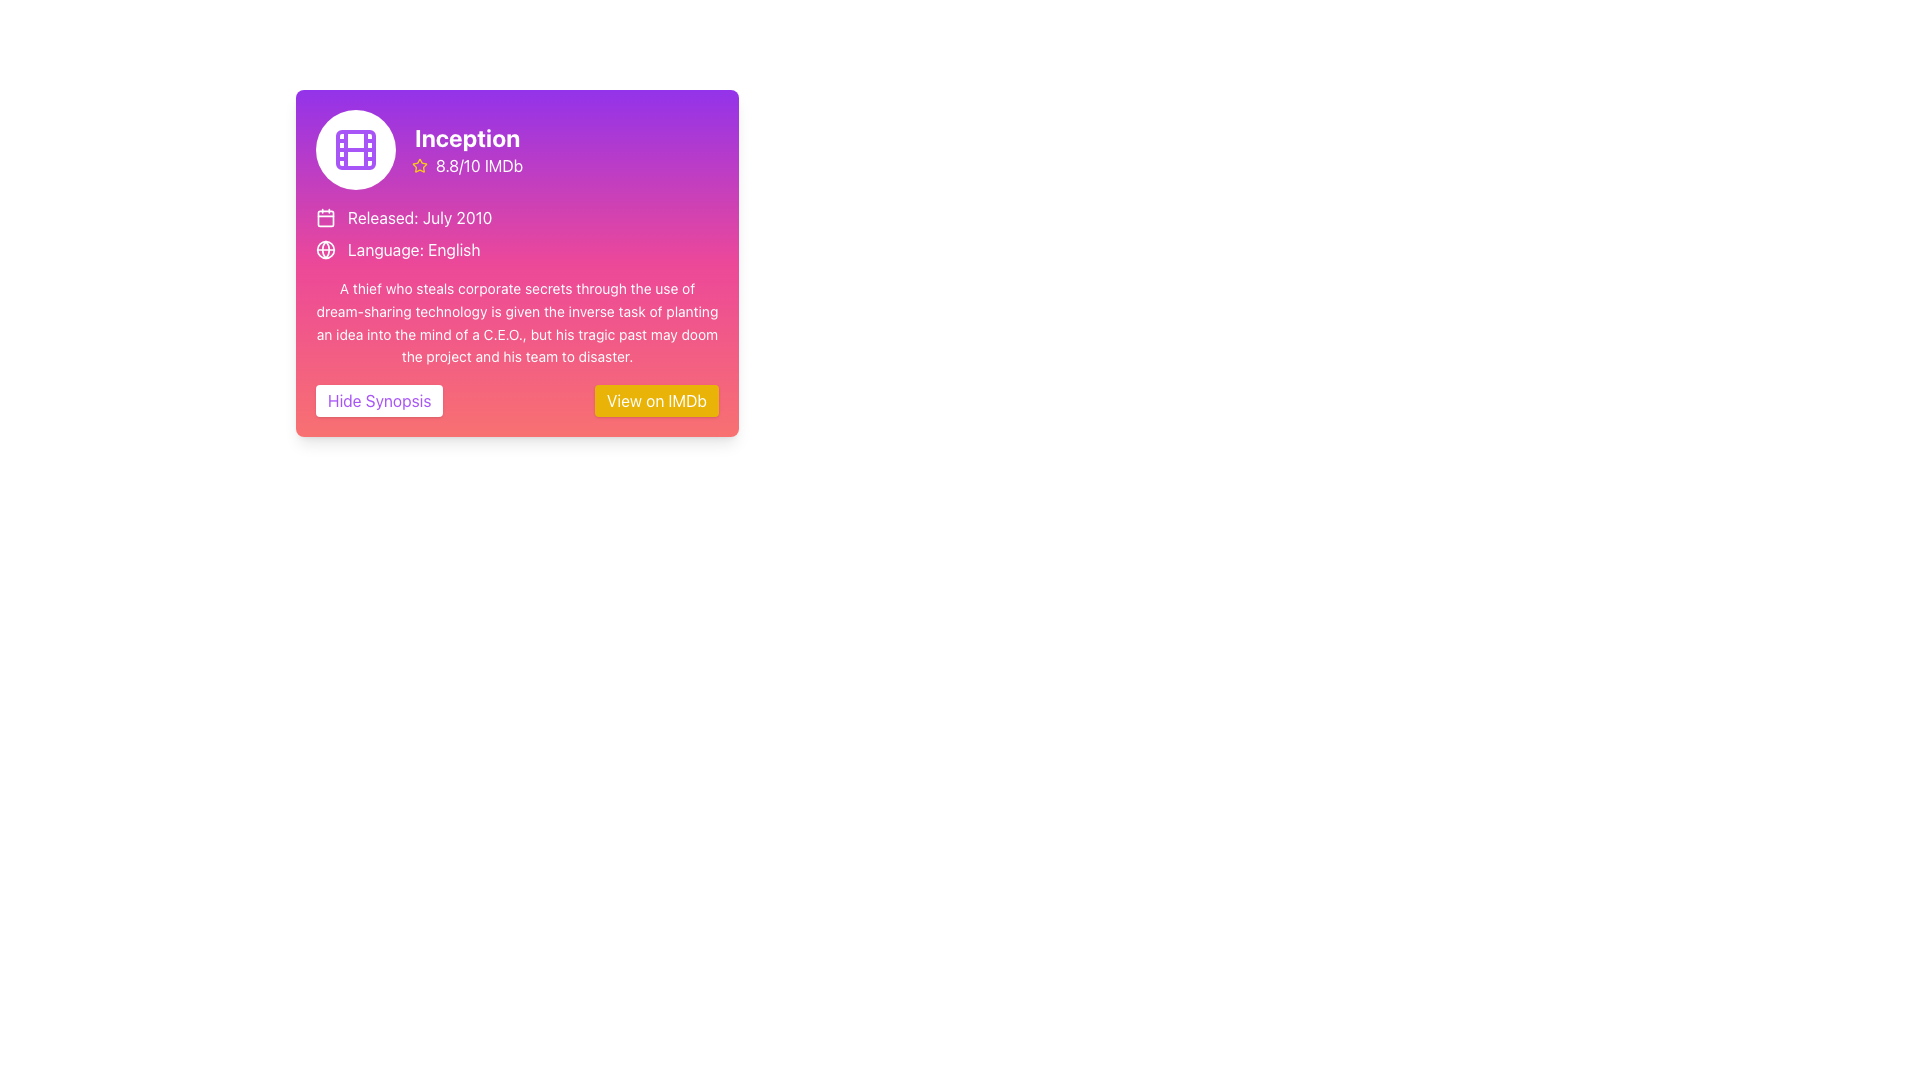 This screenshot has height=1080, width=1920. I want to click on movie details from the Information card displaying the title 'Inception', IMDb rating, release date, and language, located at the center of the modal, so click(517, 262).